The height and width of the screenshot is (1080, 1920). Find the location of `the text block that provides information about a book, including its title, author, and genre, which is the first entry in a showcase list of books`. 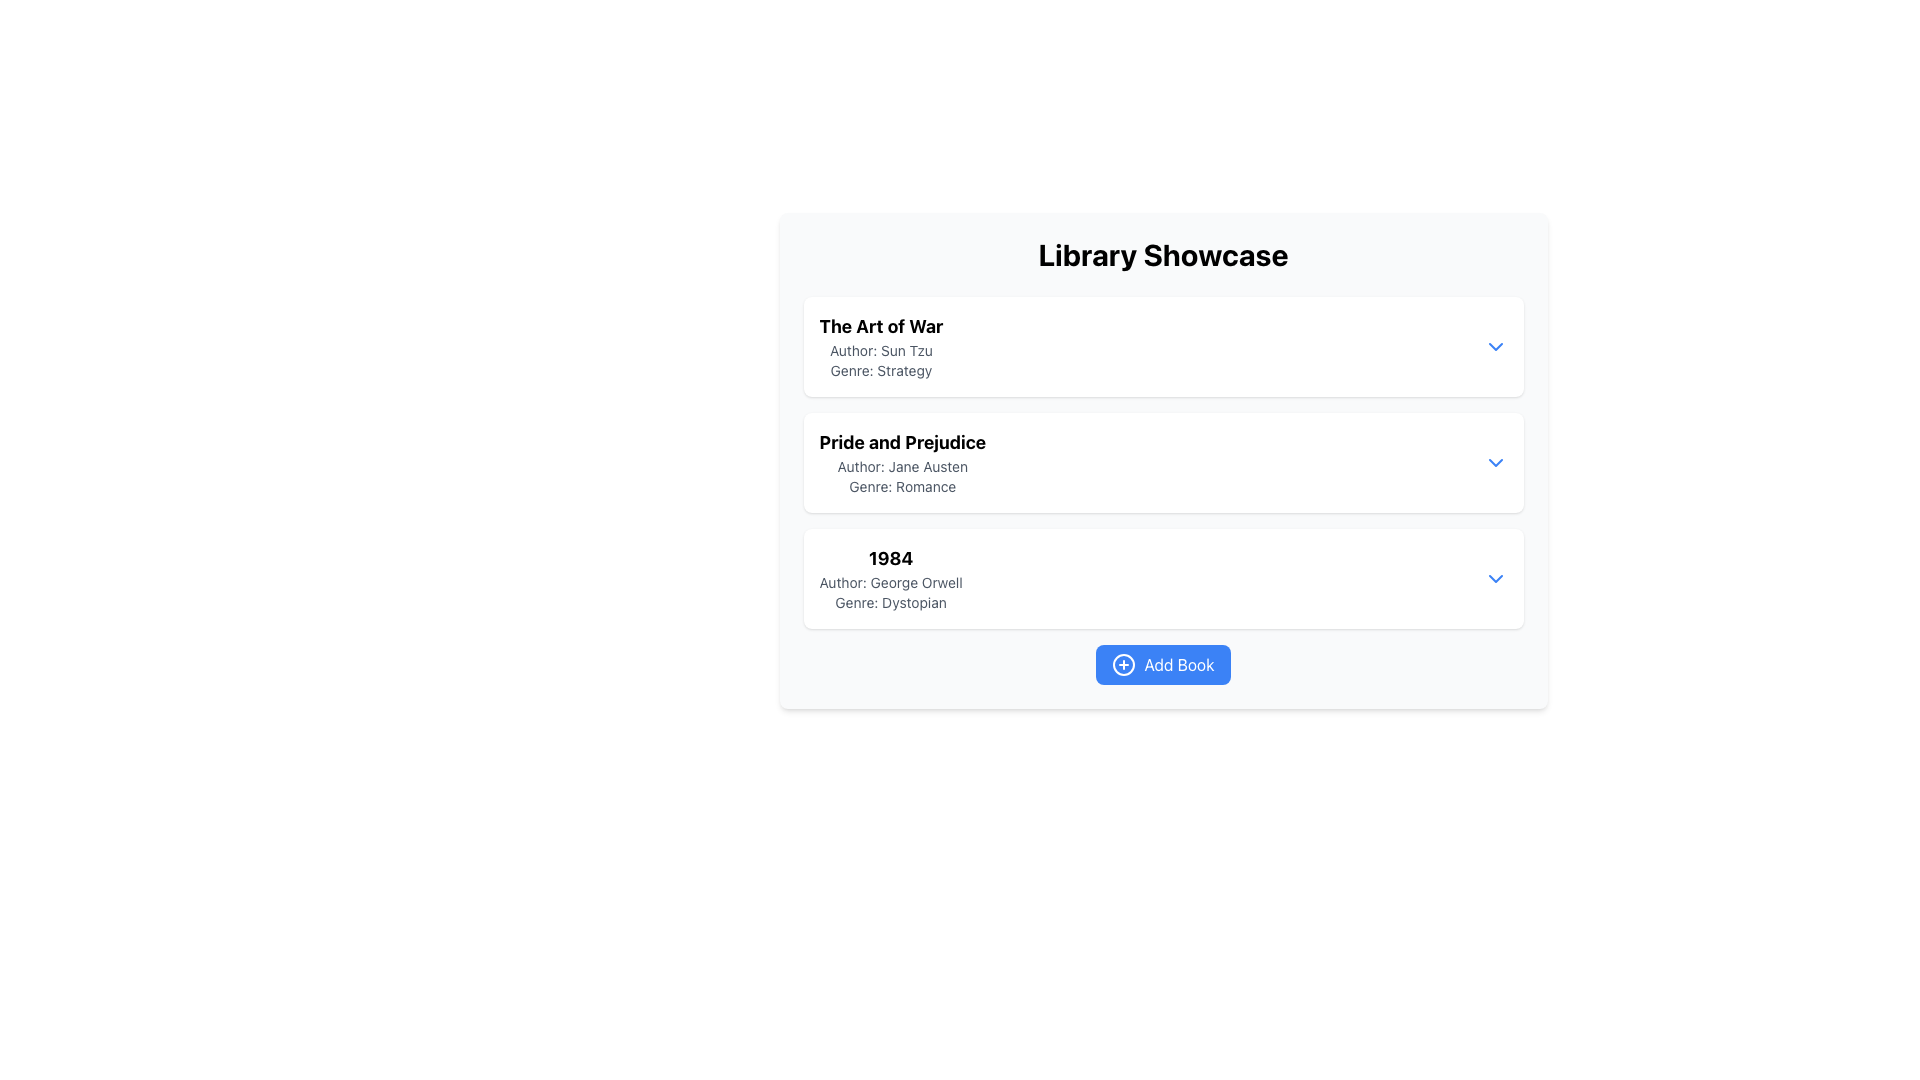

the text block that provides information about a book, including its title, author, and genre, which is the first entry in a showcase list of books is located at coordinates (880, 346).